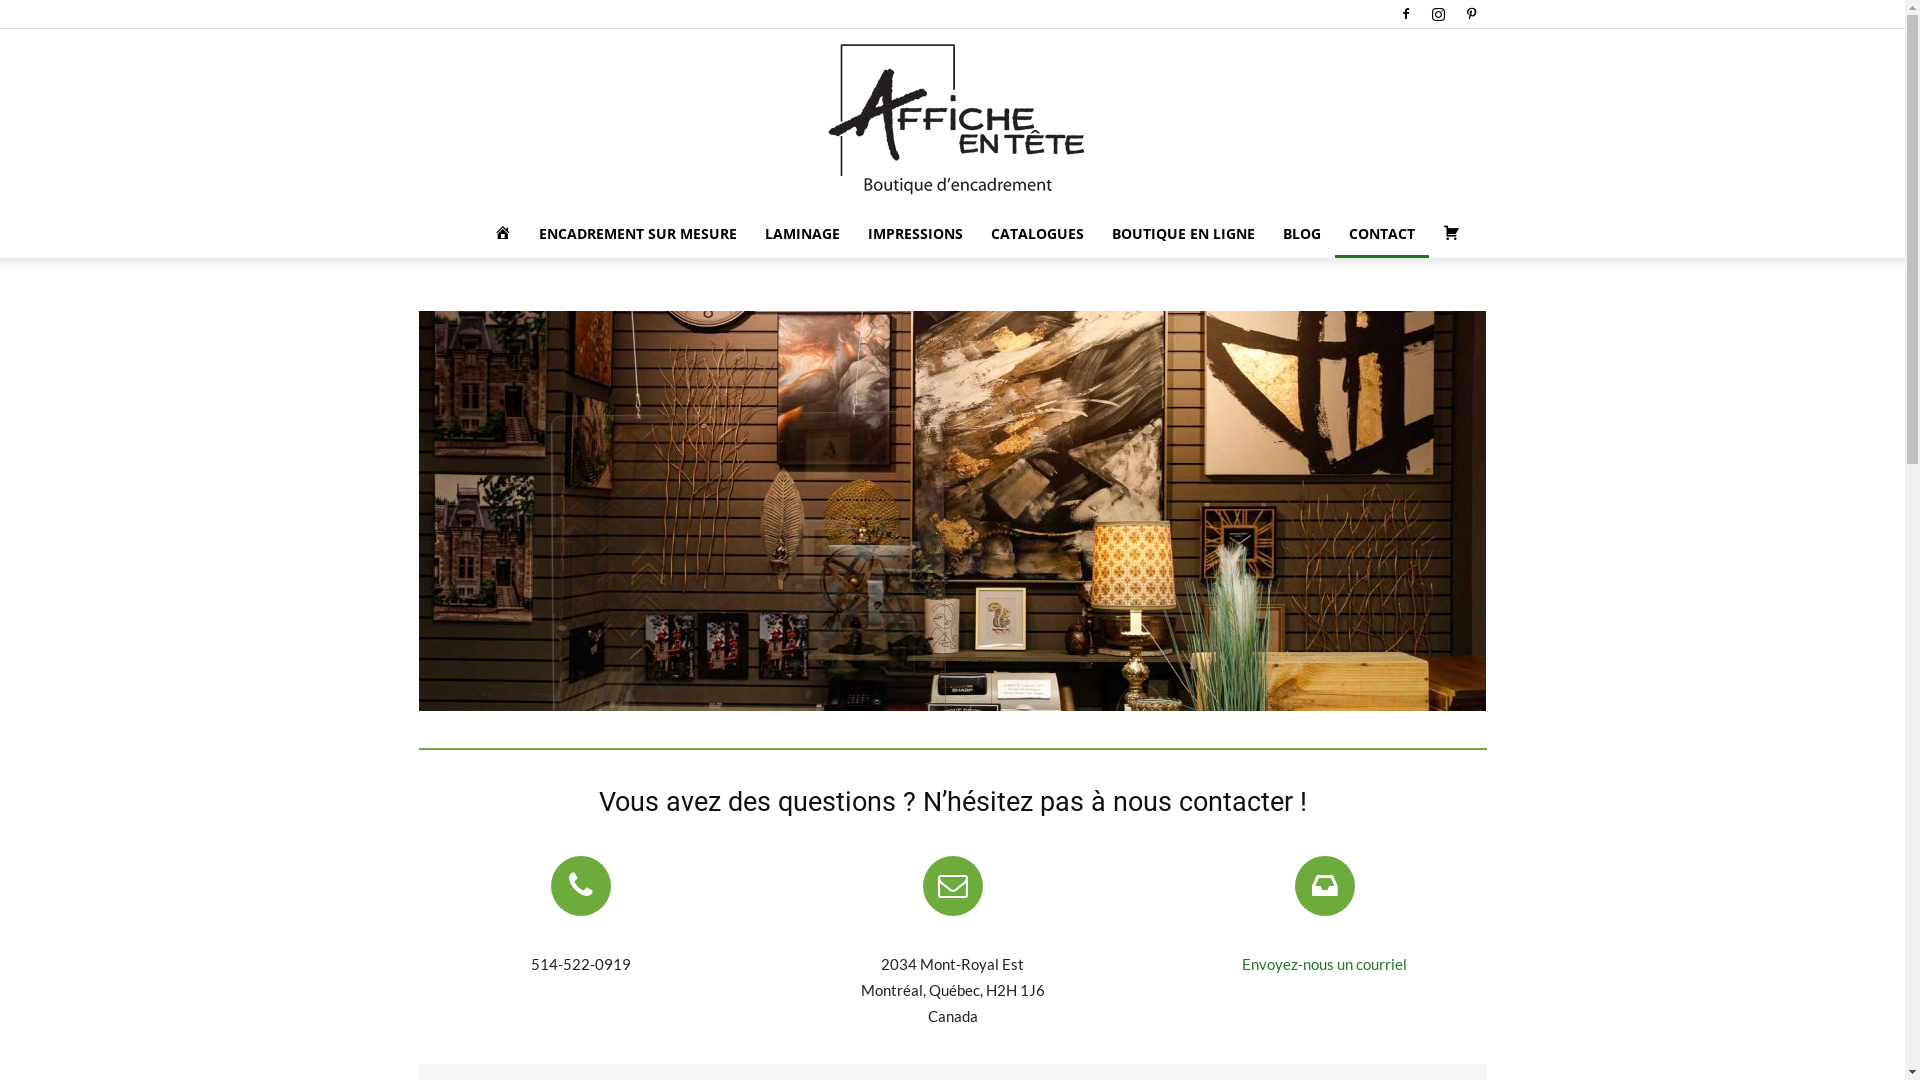 Image resolution: width=1920 pixels, height=1080 pixels. Describe the element at coordinates (1380, 233) in the screenshot. I see `'CONTACT'` at that location.